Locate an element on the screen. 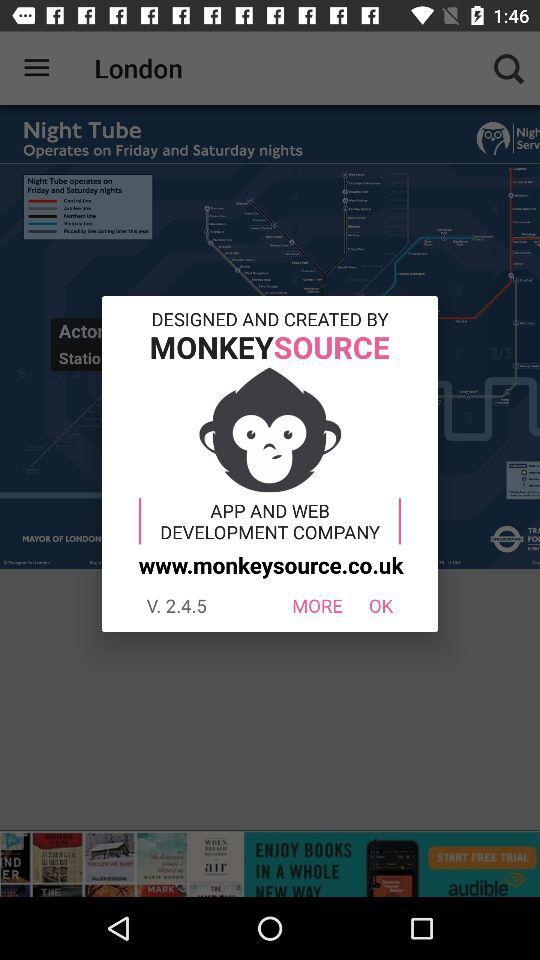 Image resolution: width=540 pixels, height=960 pixels. the www monkeysource co item is located at coordinates (268, 564).